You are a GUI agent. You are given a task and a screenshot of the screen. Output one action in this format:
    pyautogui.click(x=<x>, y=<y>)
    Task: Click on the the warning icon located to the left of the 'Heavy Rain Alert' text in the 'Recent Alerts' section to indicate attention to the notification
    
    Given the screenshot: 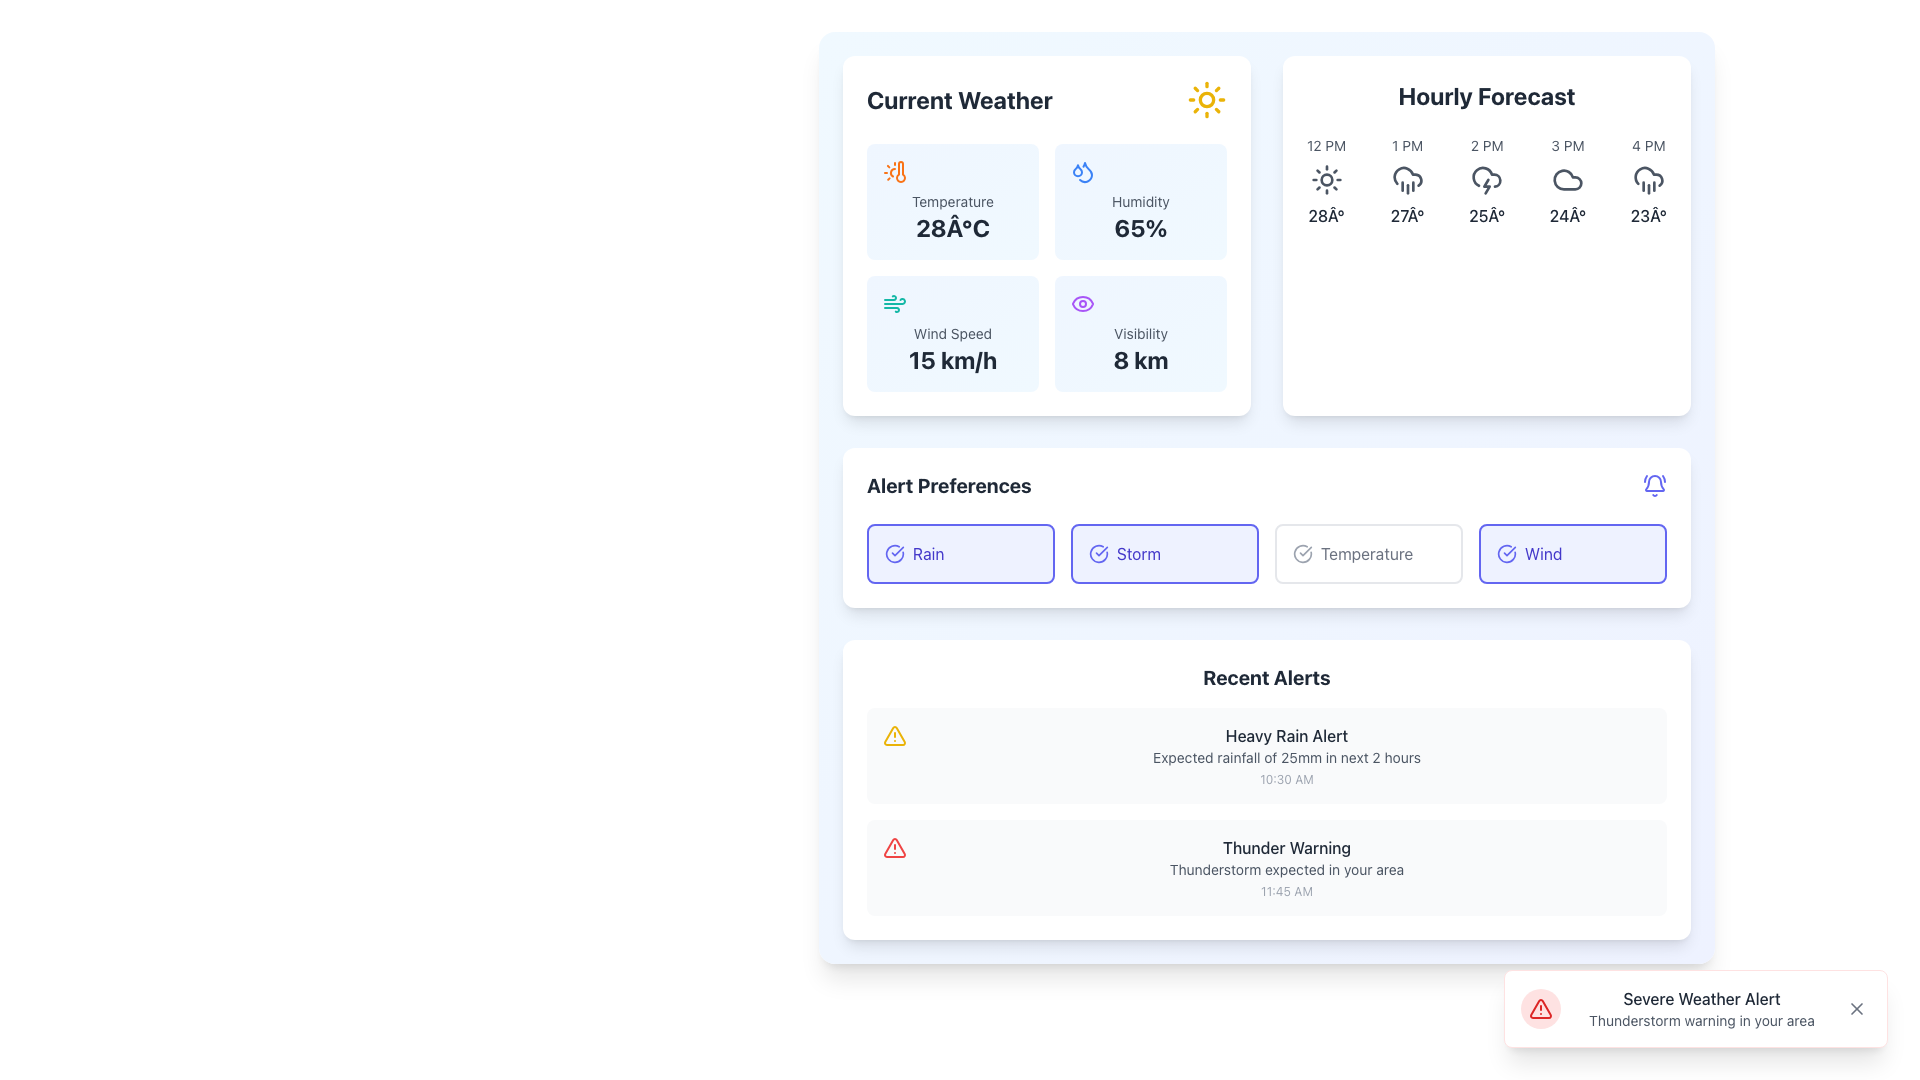 What is the action you would take?
    pyautogui.click(x=893, y=736)
    